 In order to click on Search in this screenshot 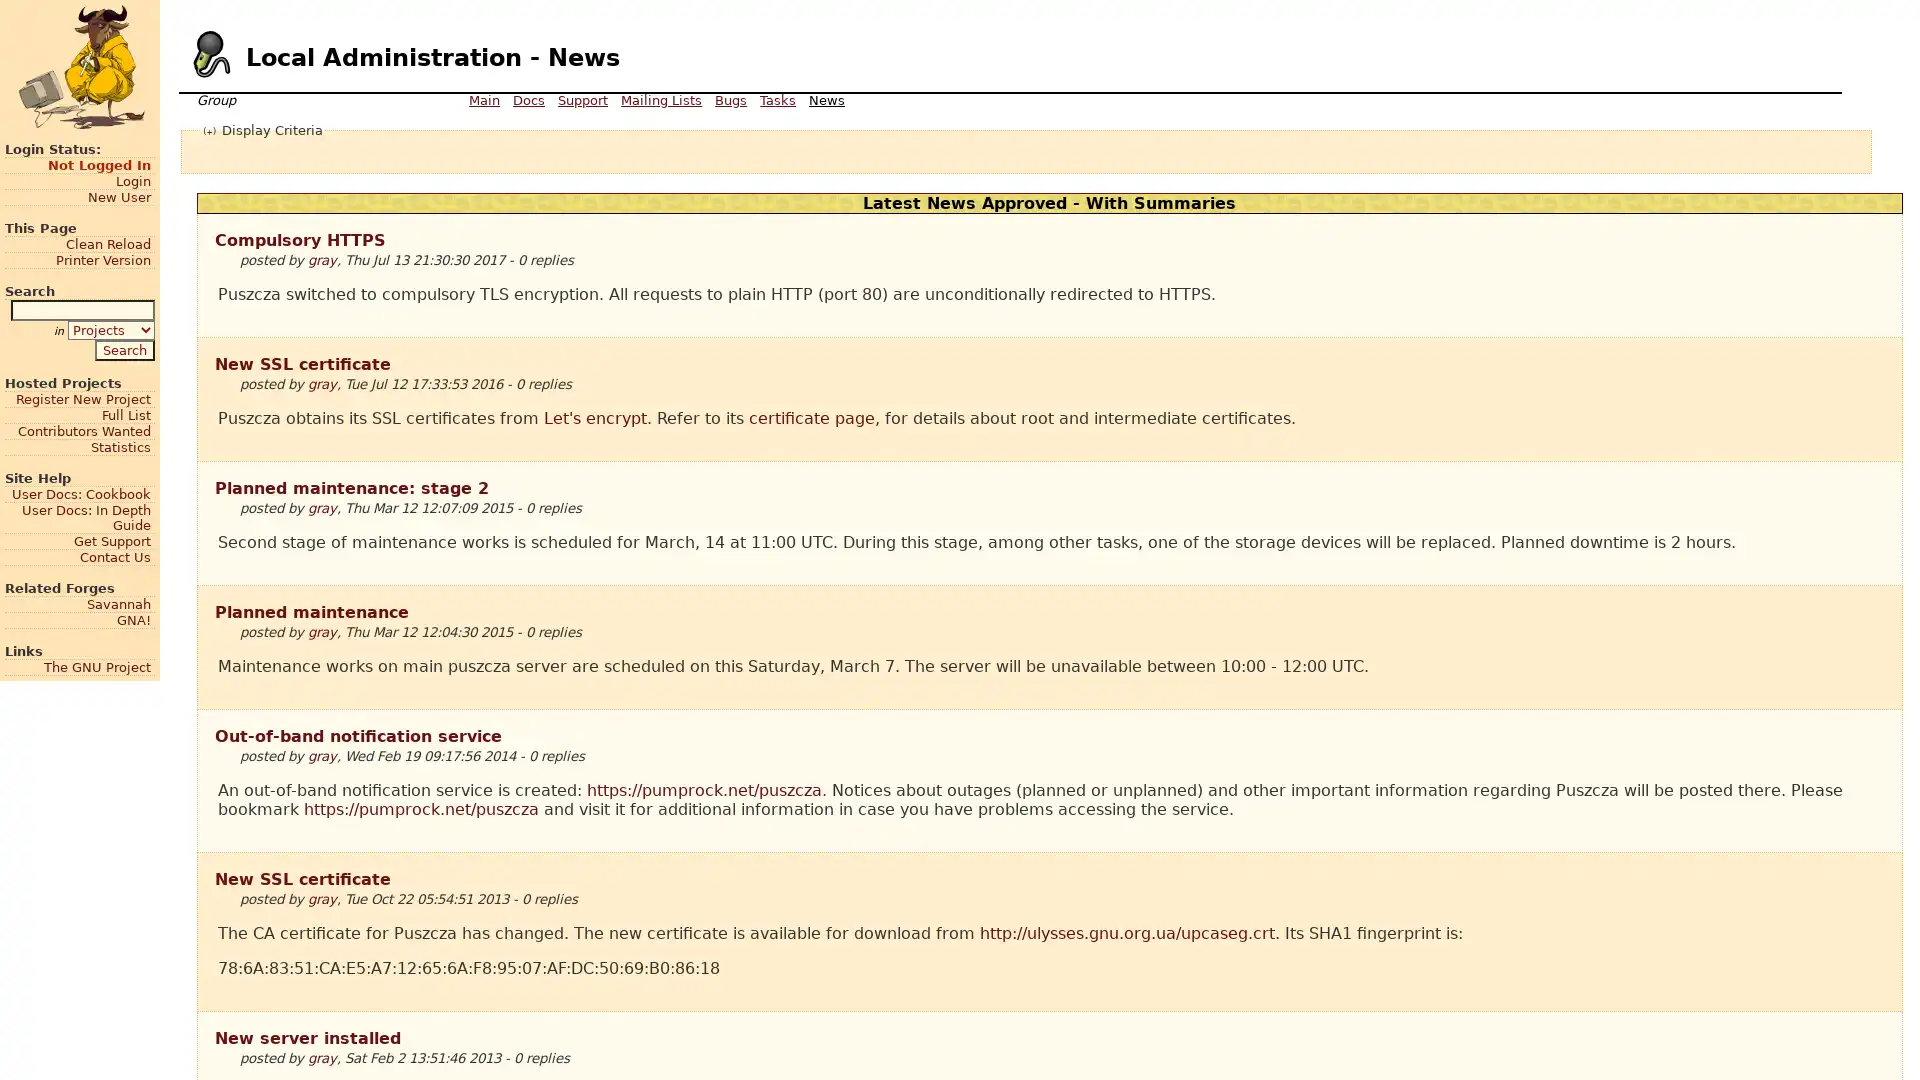, I will do `click(123, 348)`.